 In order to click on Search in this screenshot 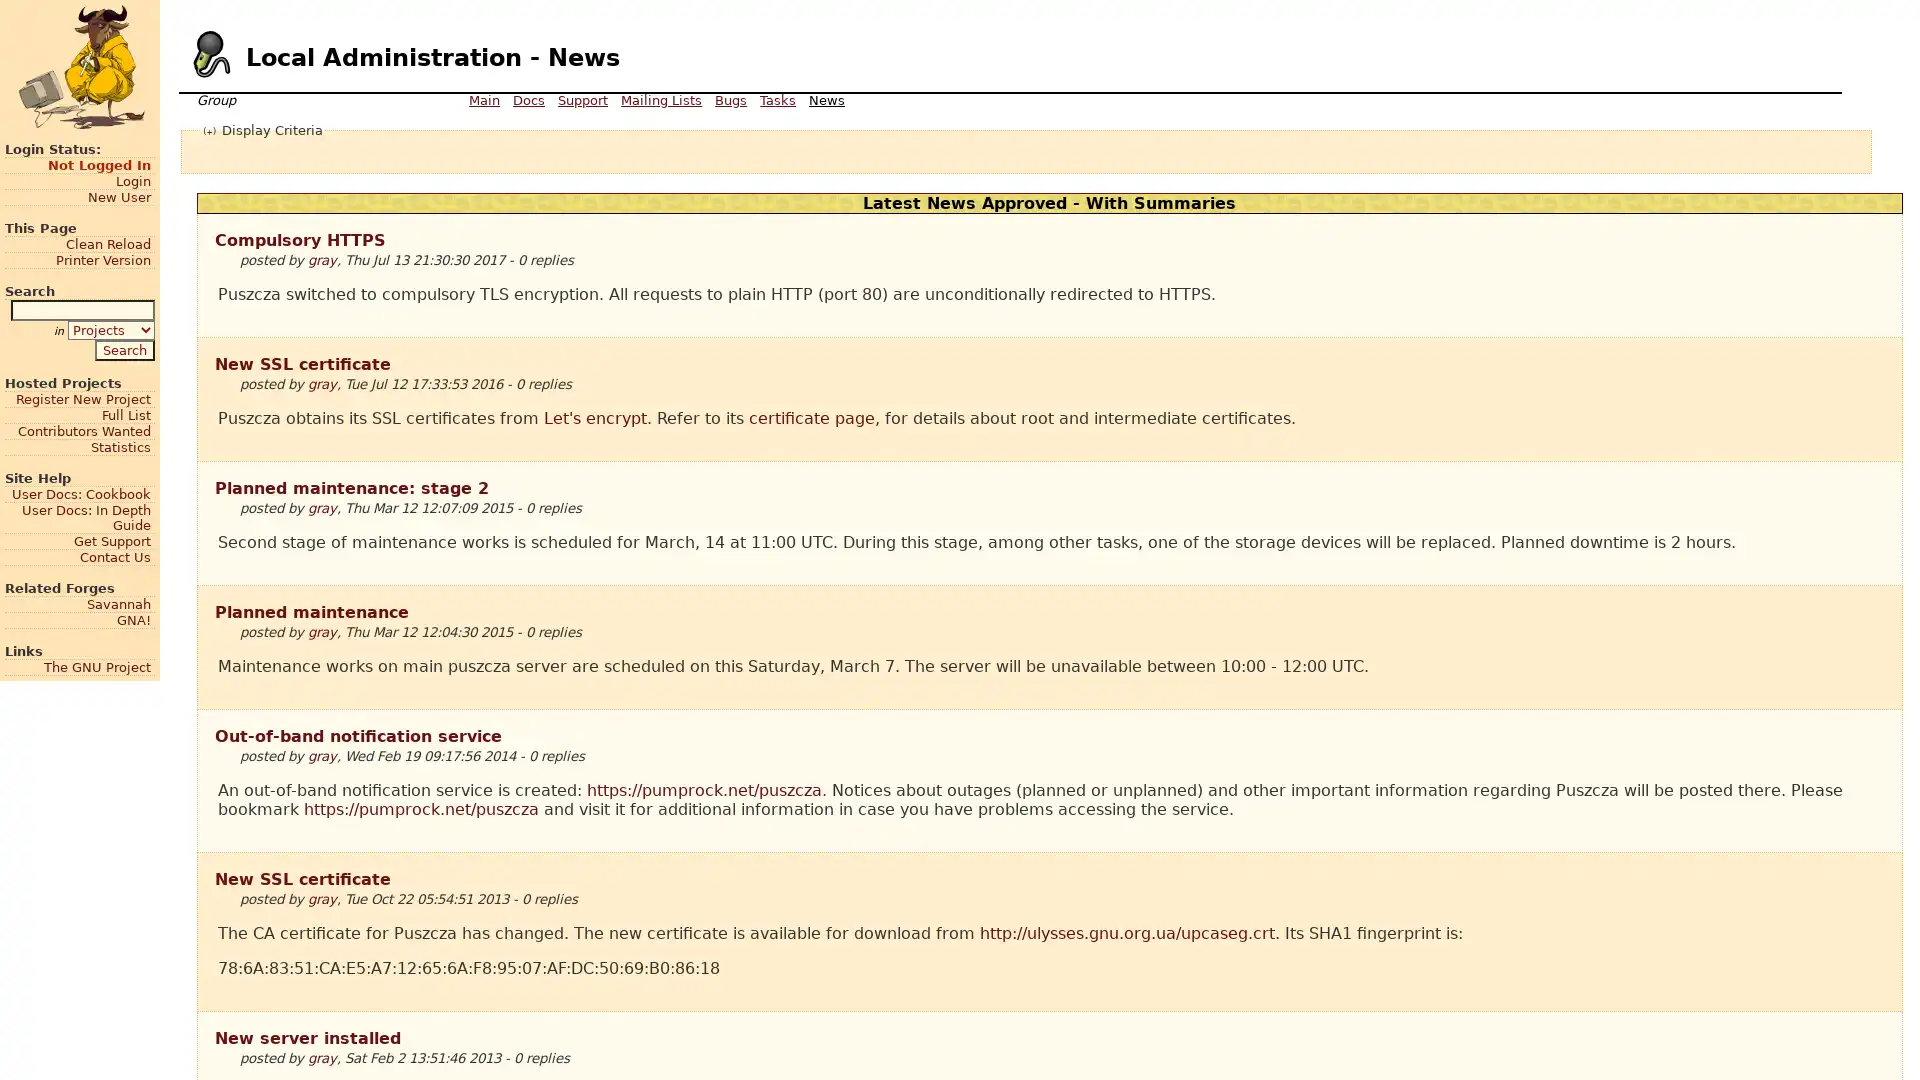, I will do `click(123, 348)`.